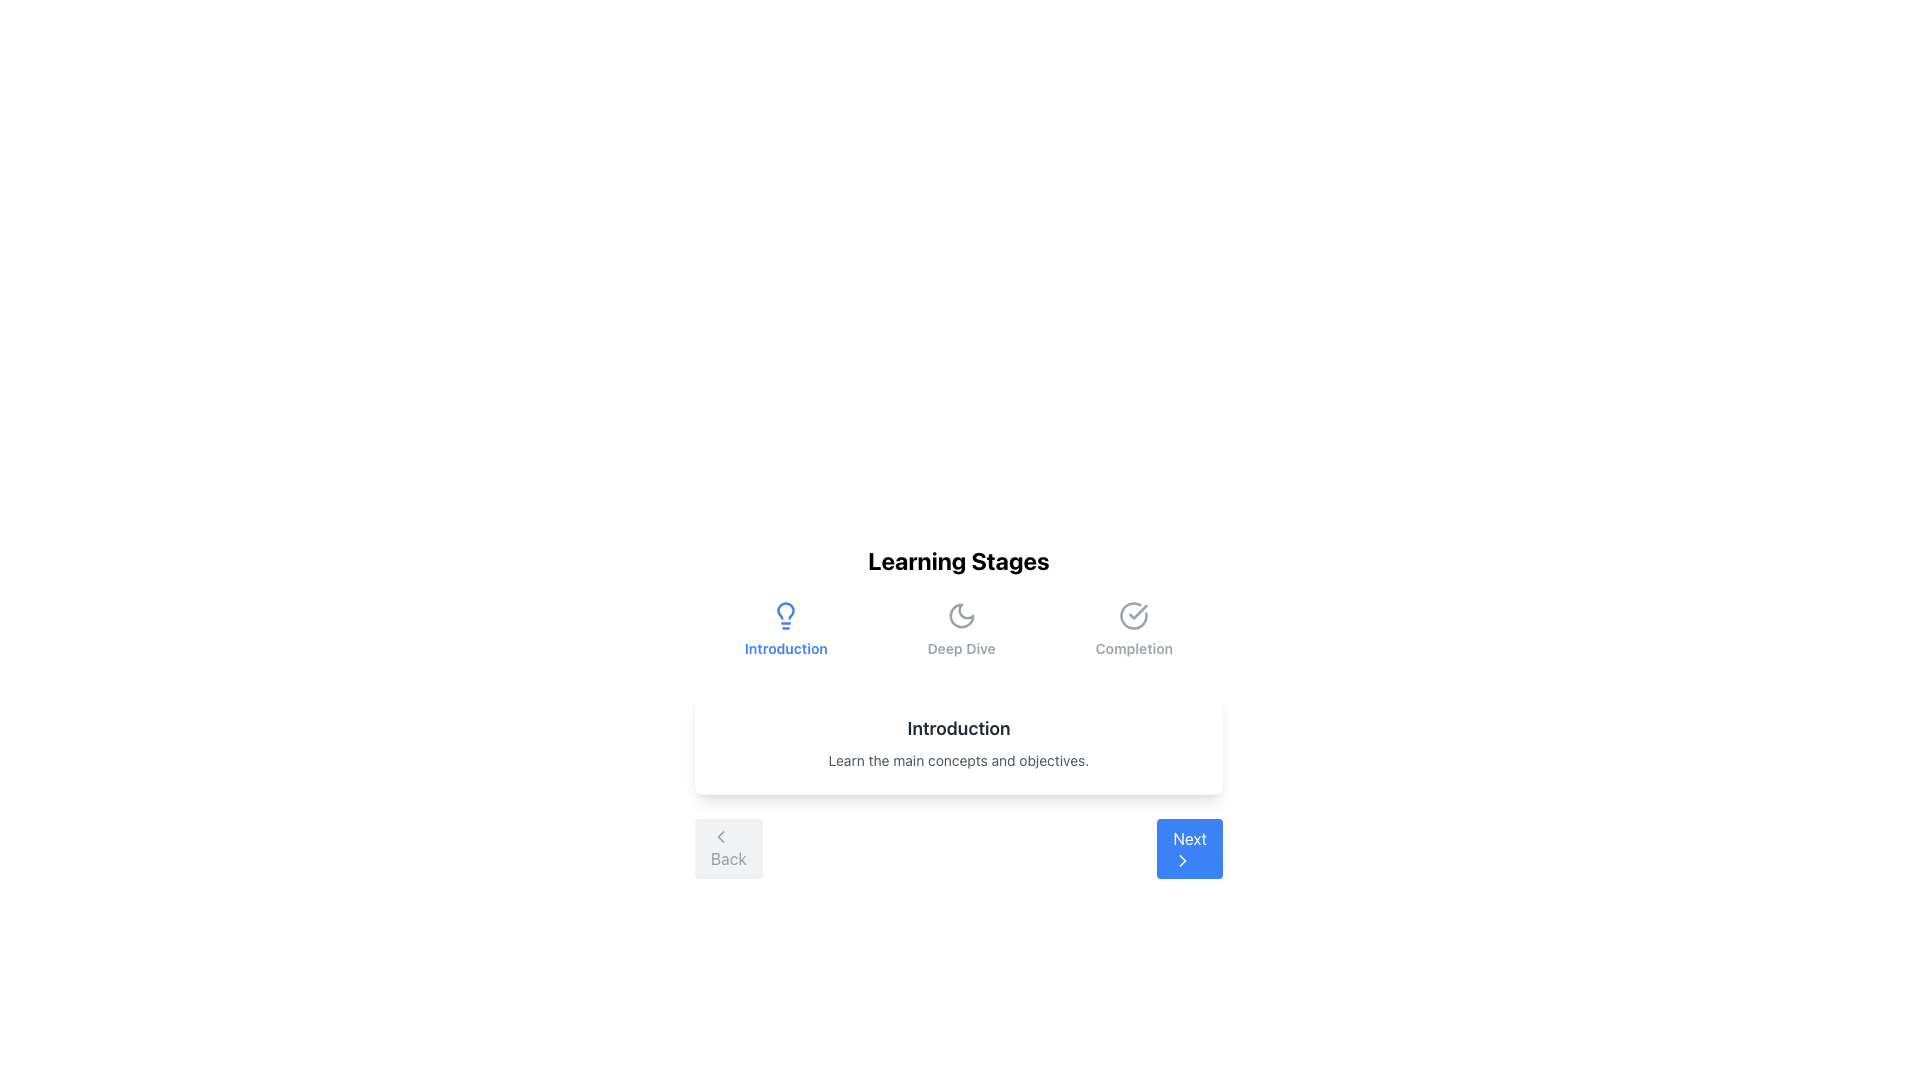 The width and height of the screenshot is (1920, 1080). What do you see at coordinates (1138, 611) in the screenshot?
I see `the checkmark icon which indicates approval or success, positioned diagonally within a larger circular icon` at bounding box center [1138, 611].